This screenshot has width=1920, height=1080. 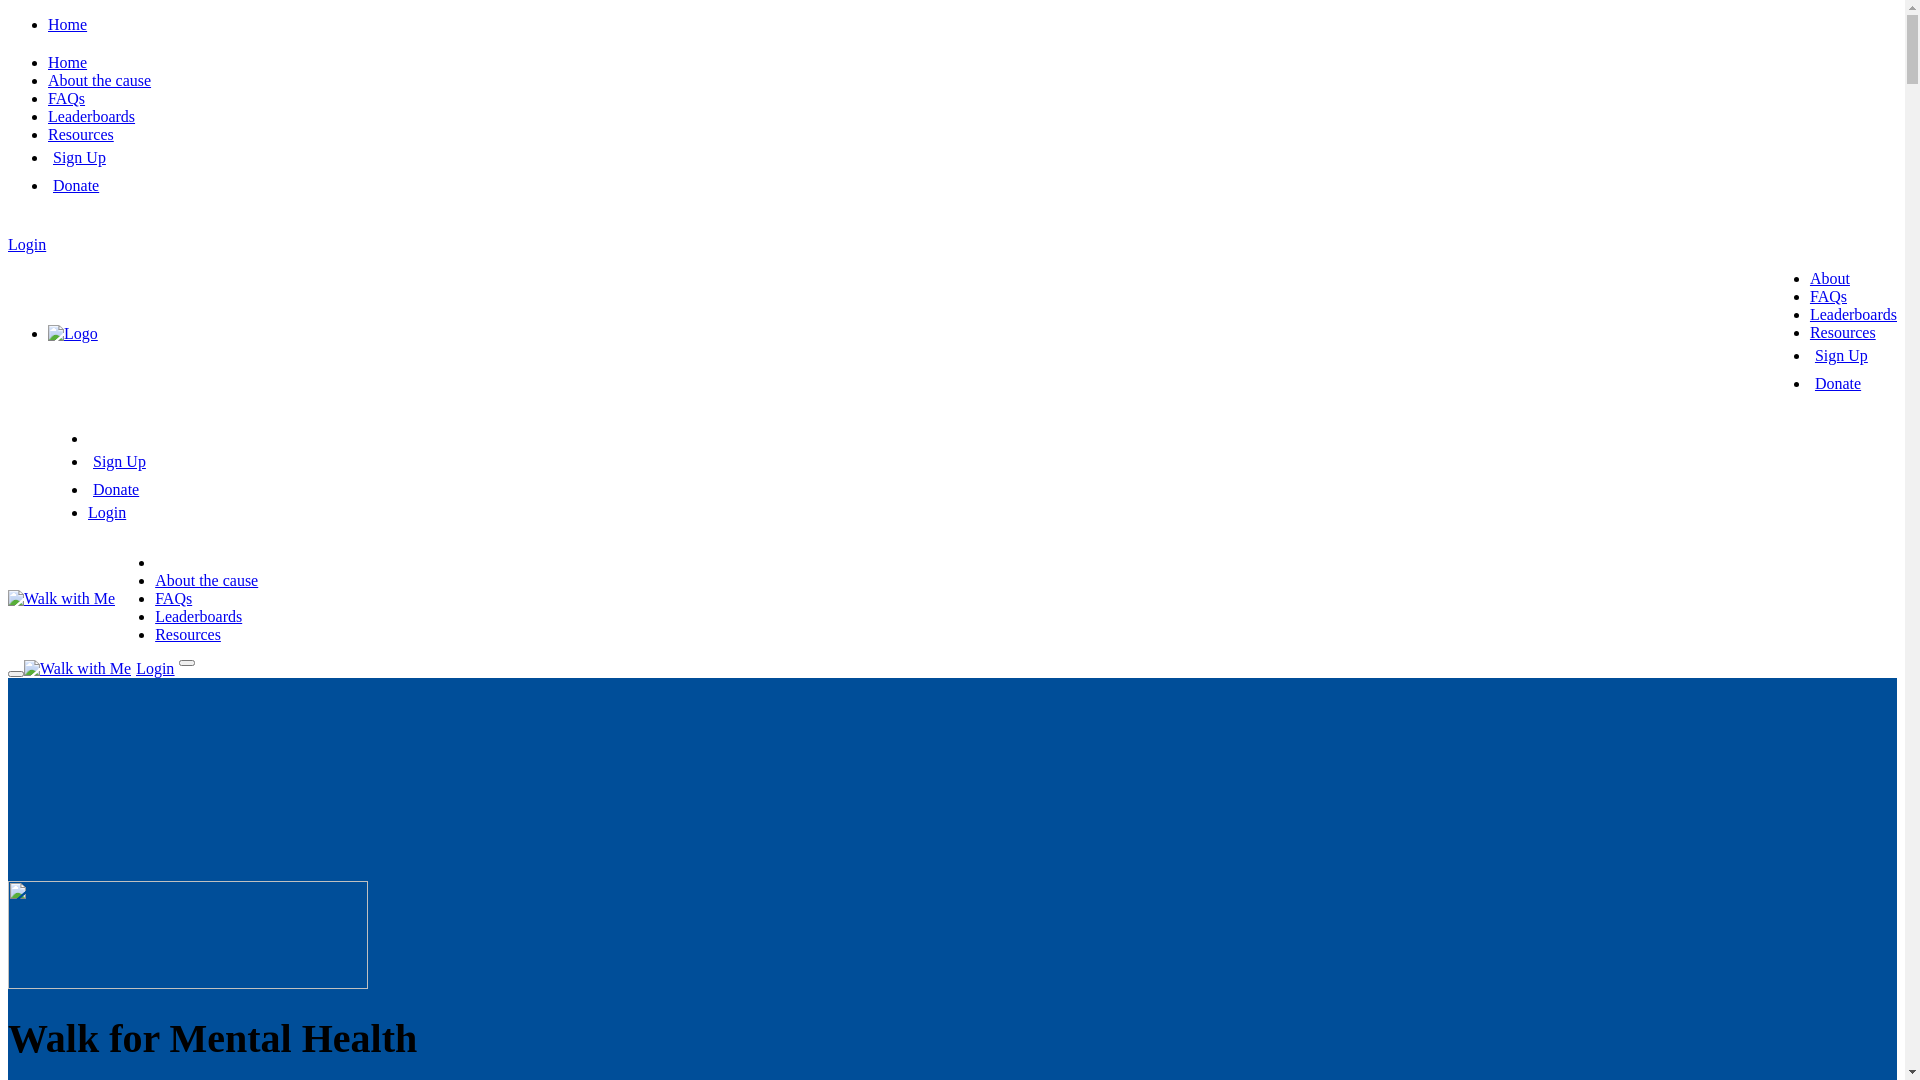 I want to click on 'Resources', so click(x=187, y=634).